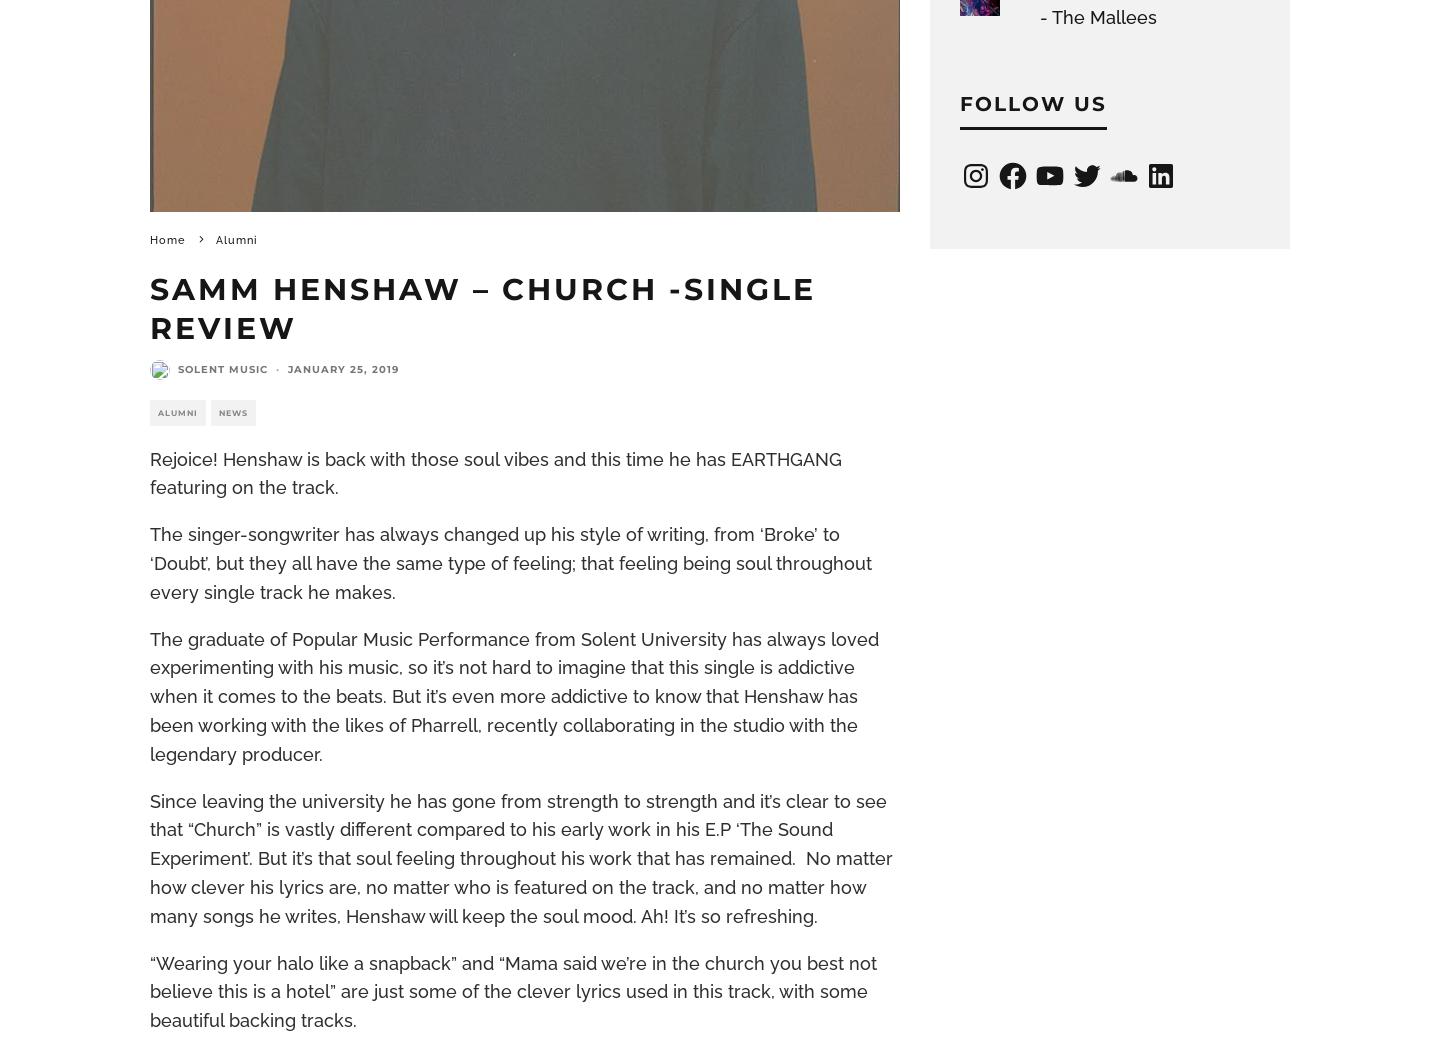  What do you see at coordinates (1033, 103) in the screenshot?
I see `'Follow Us'` at bounding box center [1033, 103].